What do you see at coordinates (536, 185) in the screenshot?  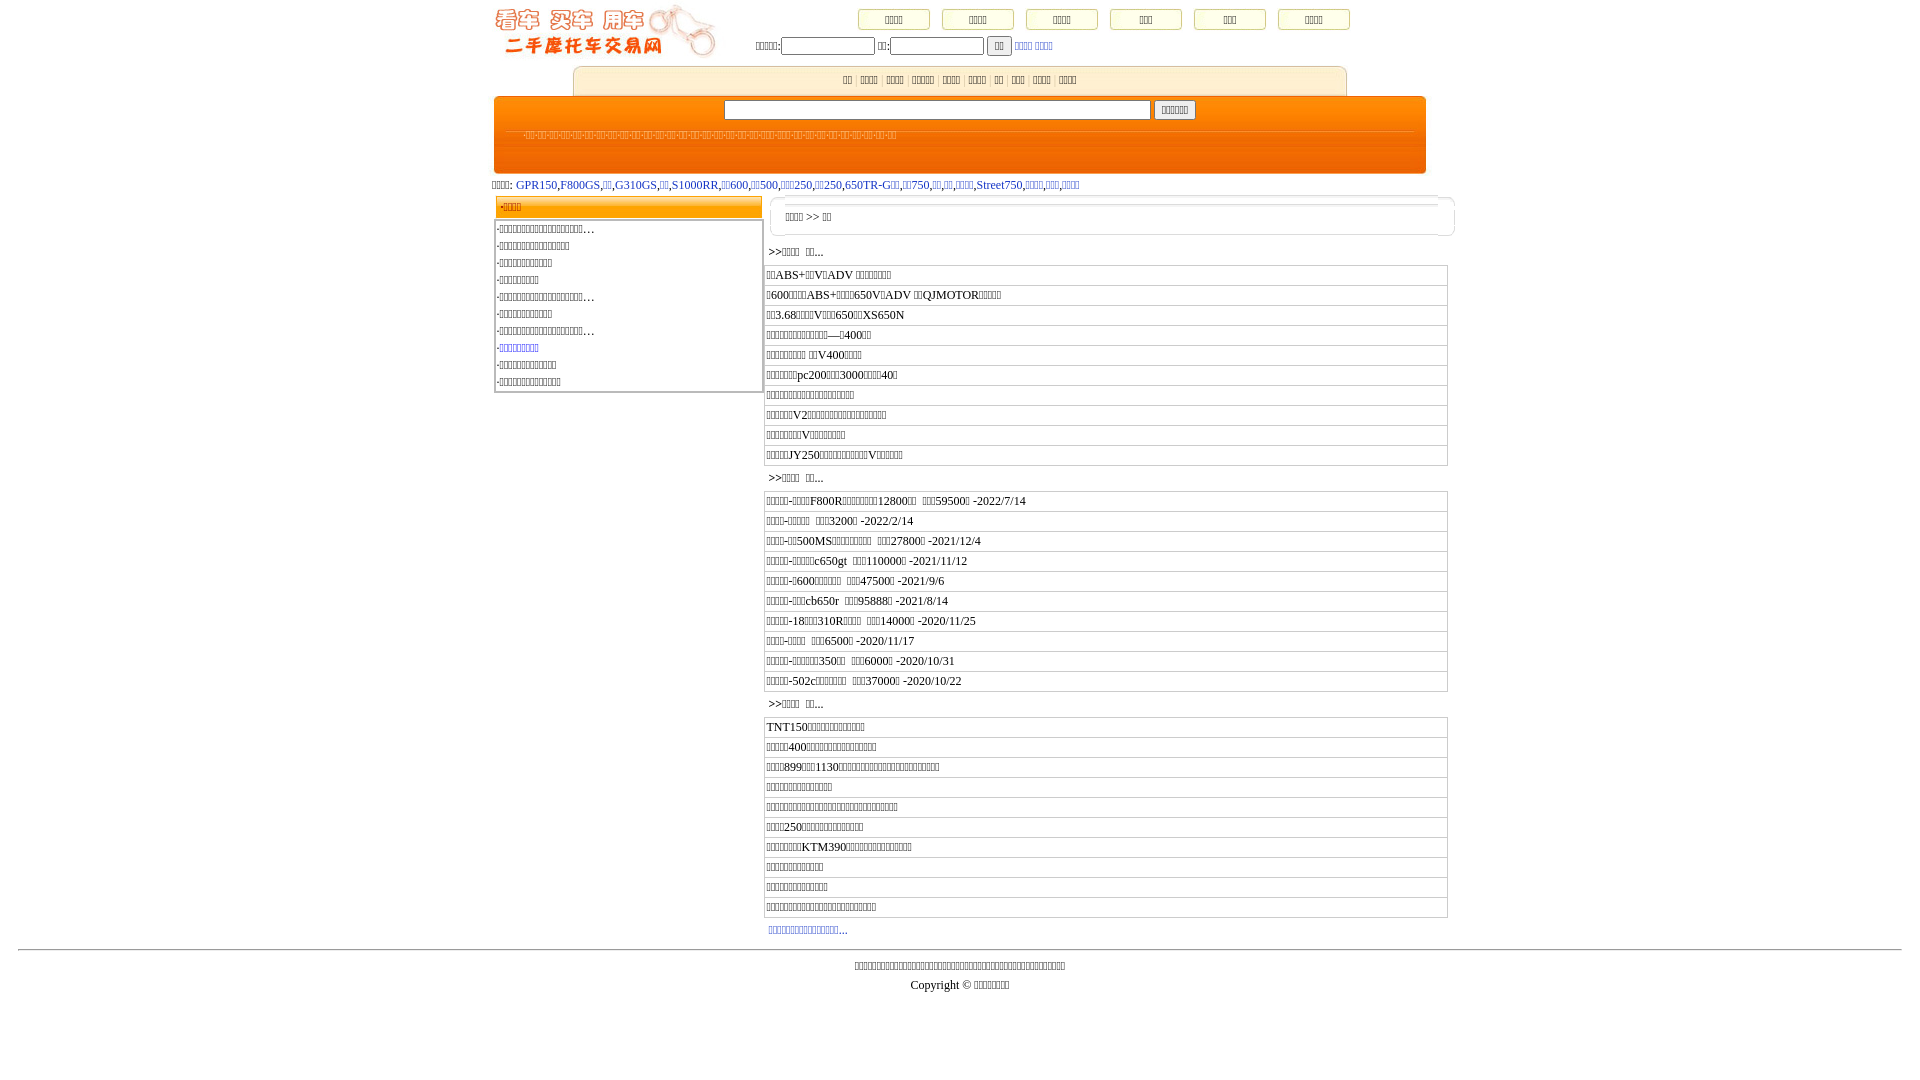 I see `'GPR150'` at bounding box center [536, 185].